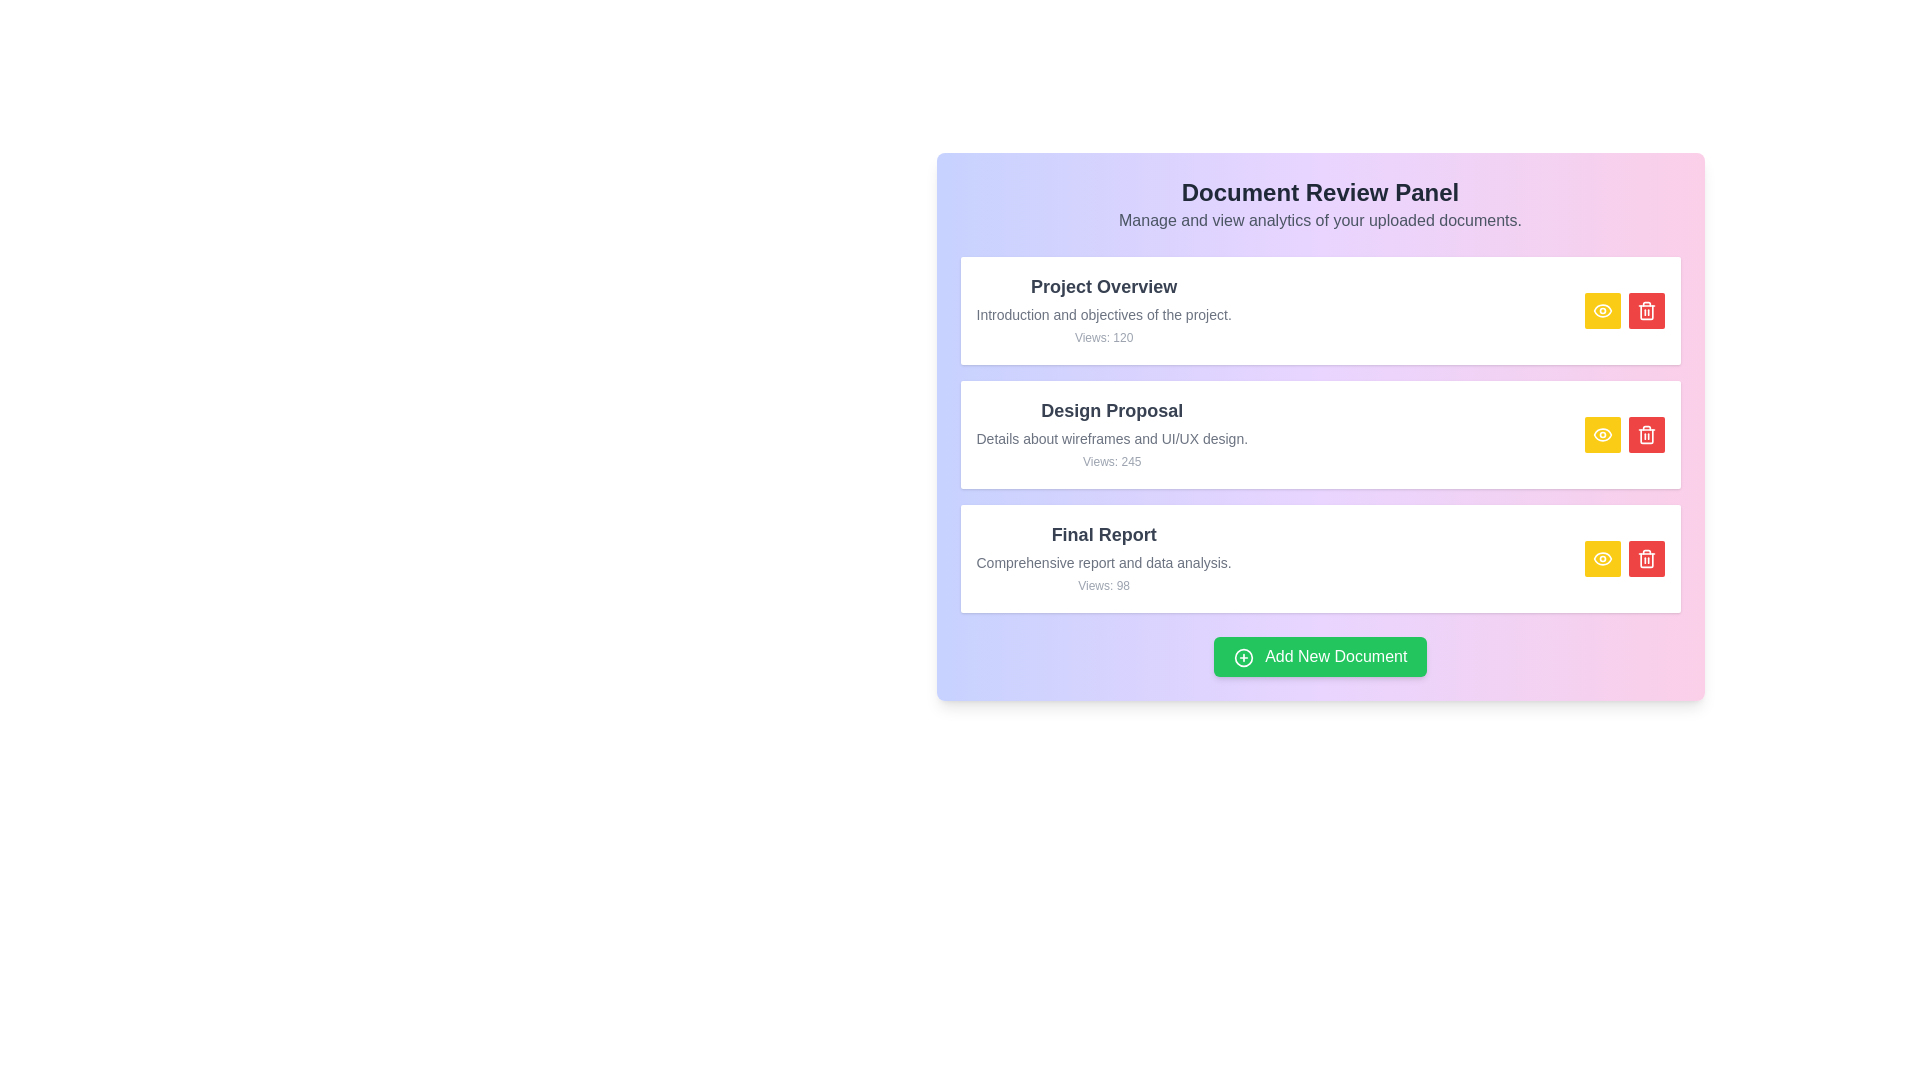 This screenshot has height=1080, width=1920. What do you see at coordinates (1646, 311) in the screenshot?
I see `the delete button for the document titled Project Overview` at bounding box center [1646, 311].